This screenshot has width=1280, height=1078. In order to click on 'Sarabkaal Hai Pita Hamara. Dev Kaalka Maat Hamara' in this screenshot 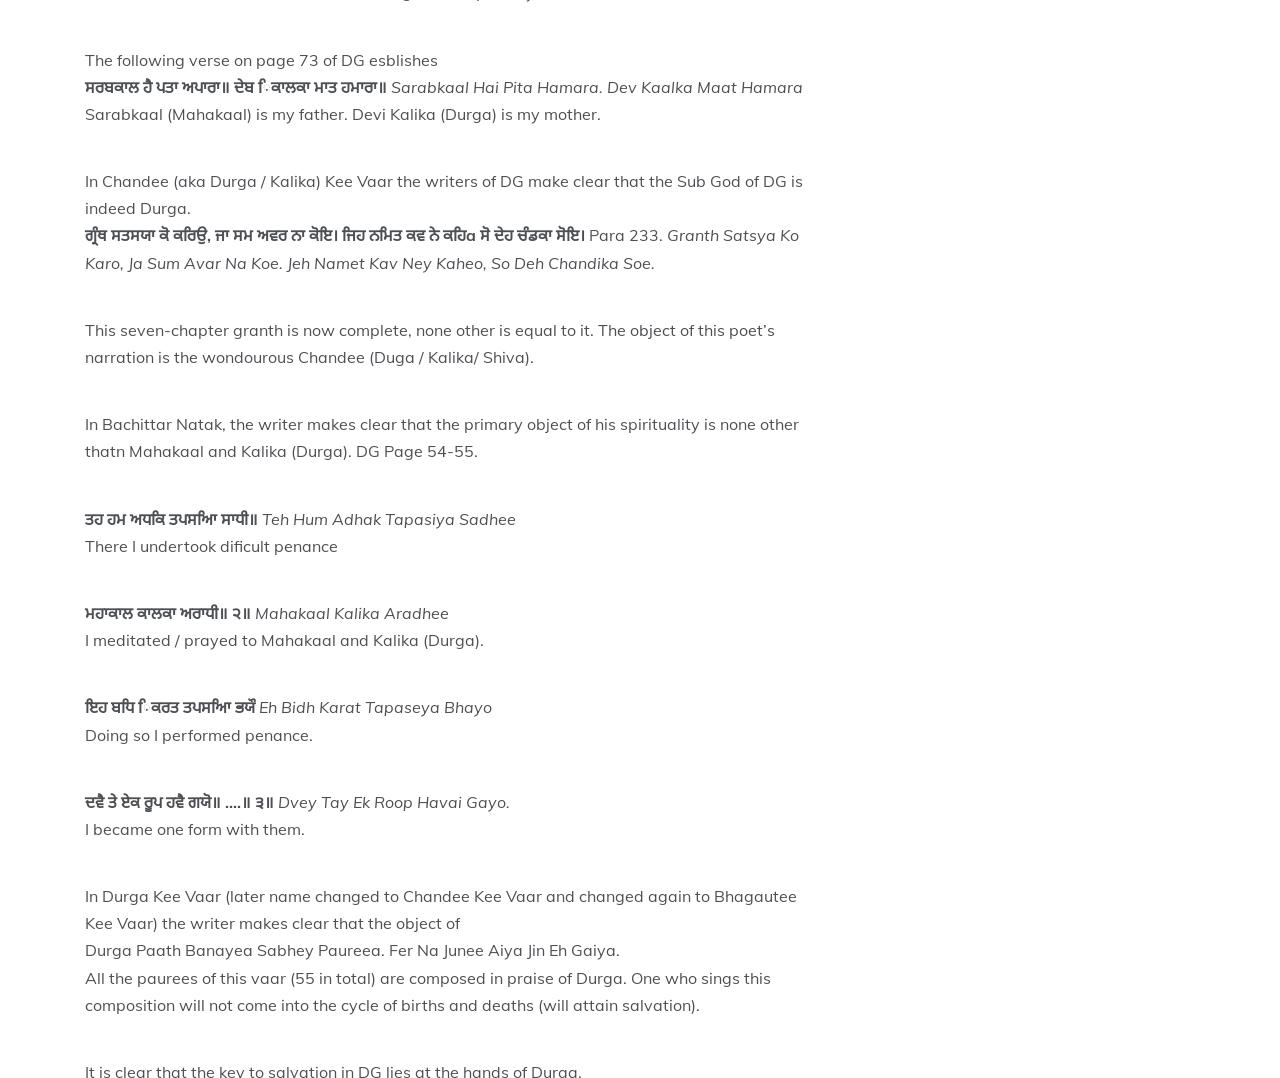, I will do `click(595, 85)`.